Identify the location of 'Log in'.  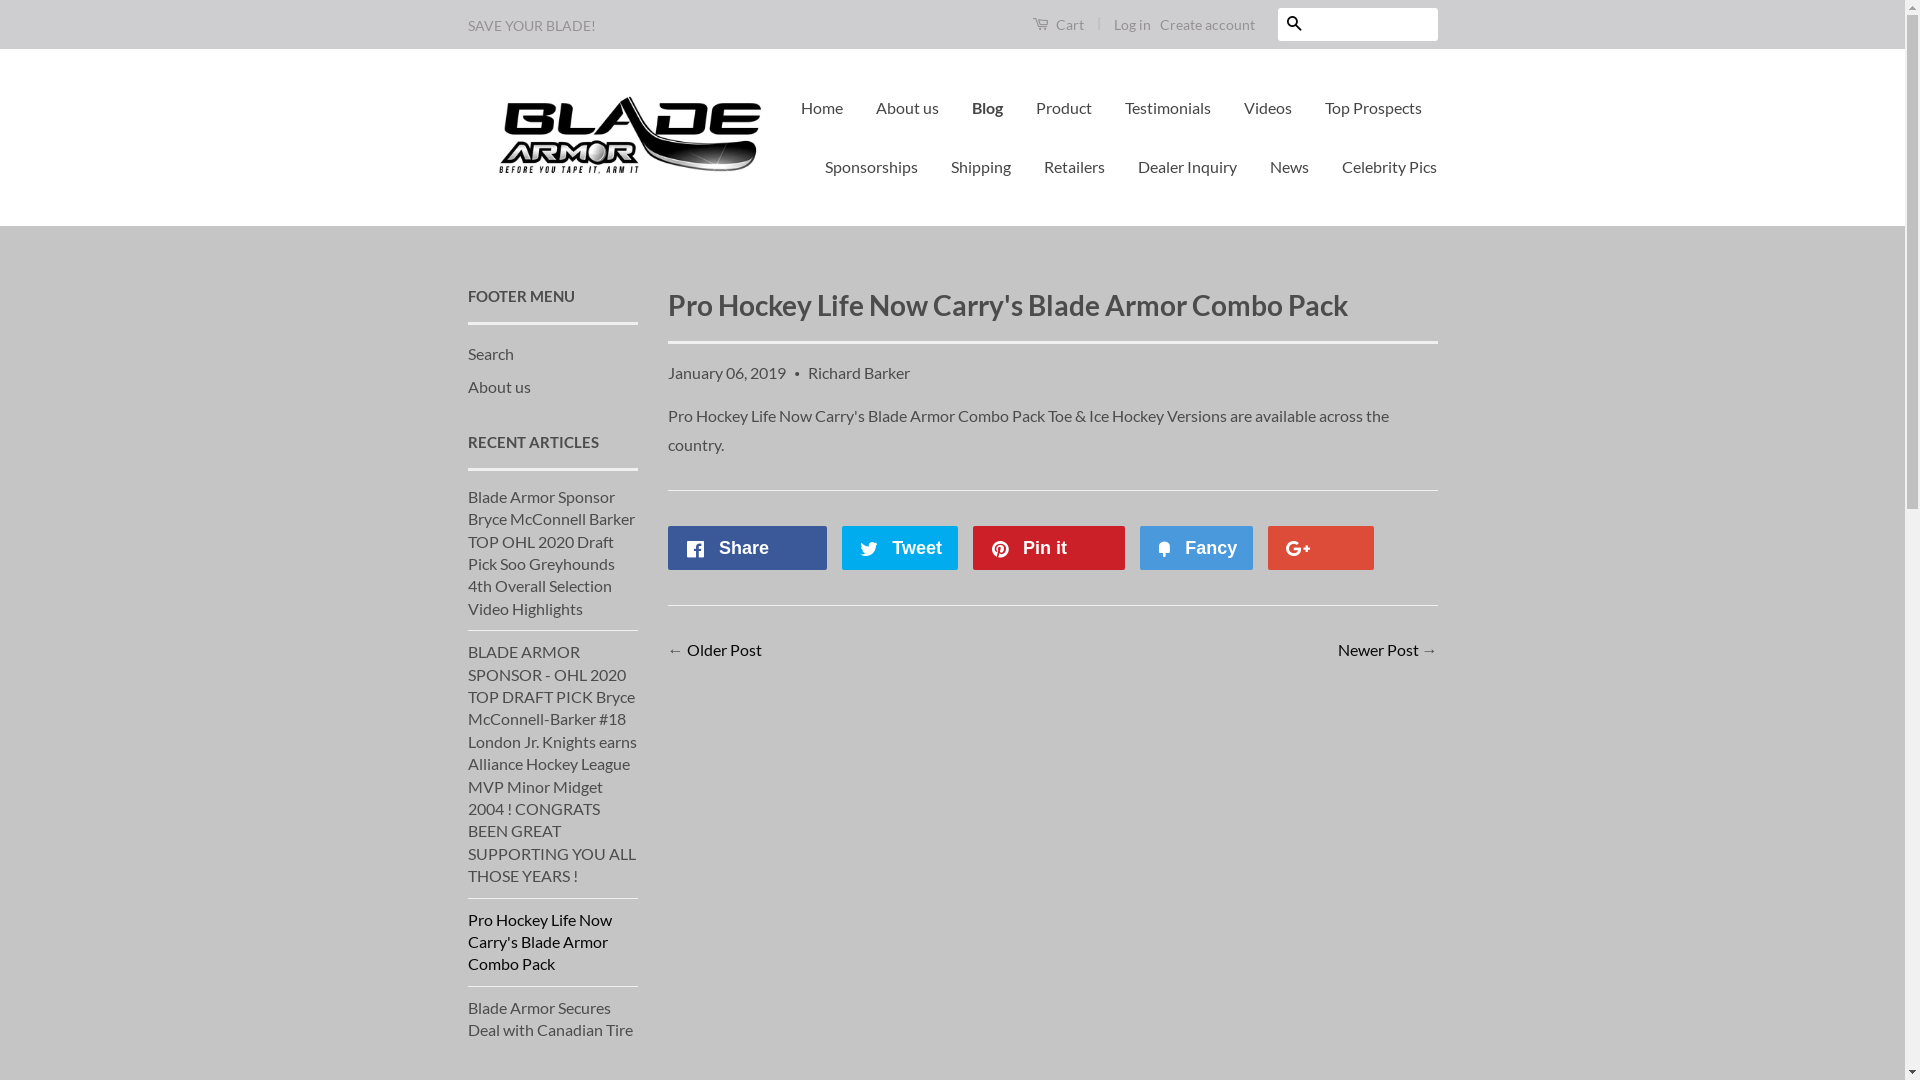
(1132, 24).